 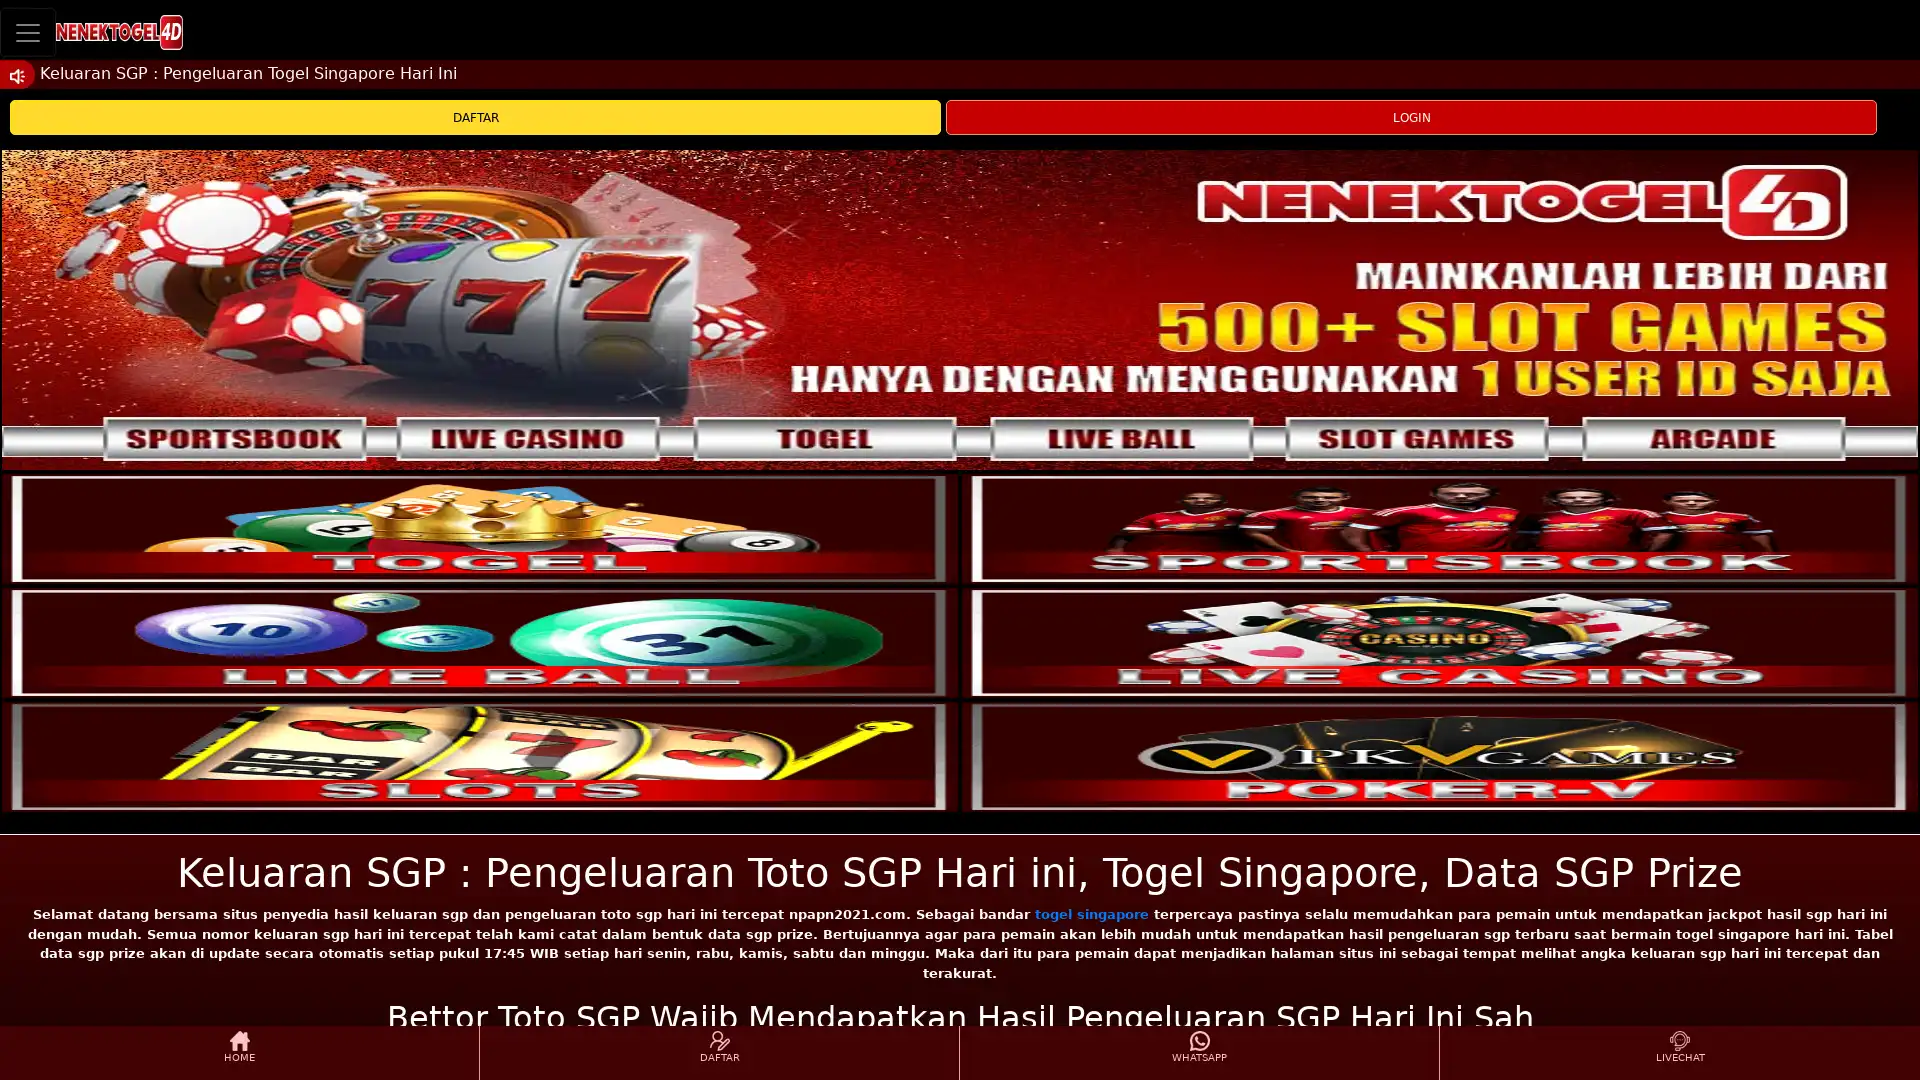 What do you see at coordinates (474, 117) in the screenshot?
I see `DAFTAR` at bounding box center [474, 117].